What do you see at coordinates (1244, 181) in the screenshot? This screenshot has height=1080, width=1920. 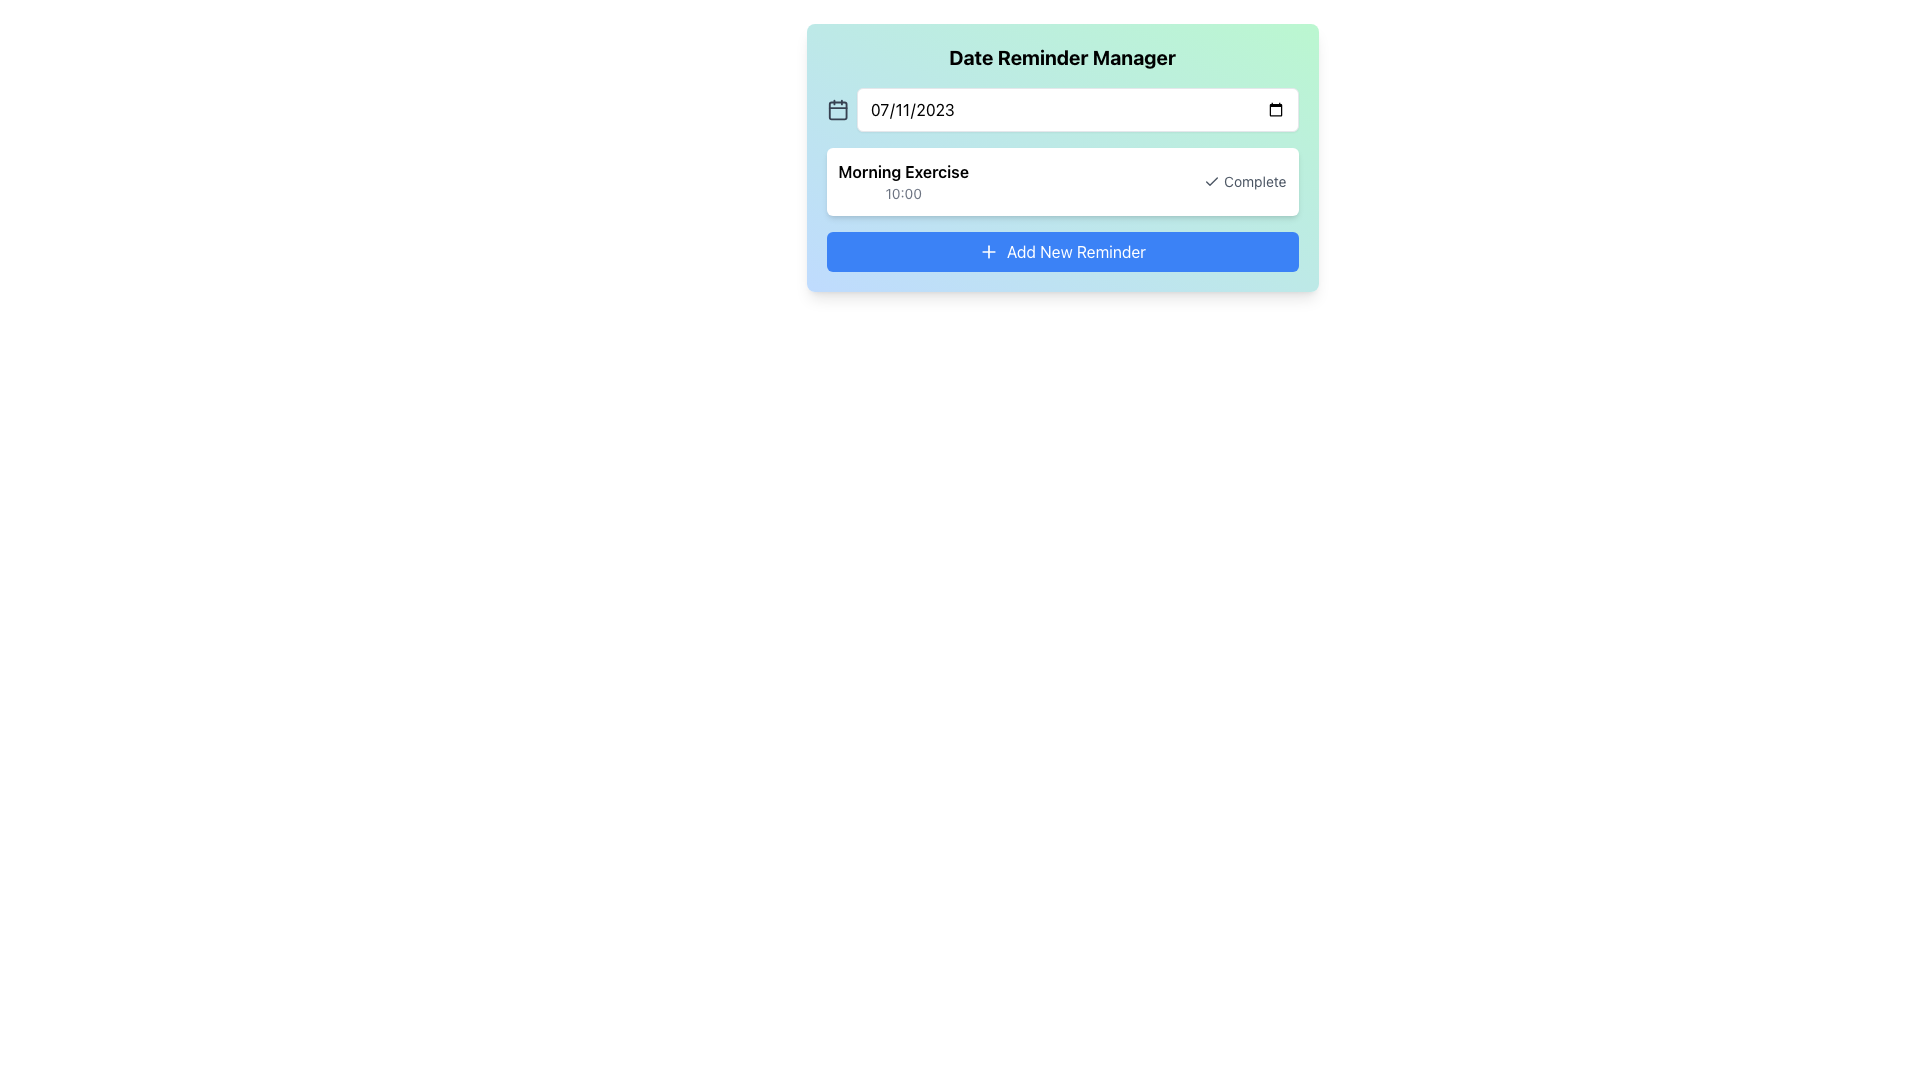 I see `the 'Complete' button with a checkmark icon to mark the task as complete` at bounding box center [1244, 181].